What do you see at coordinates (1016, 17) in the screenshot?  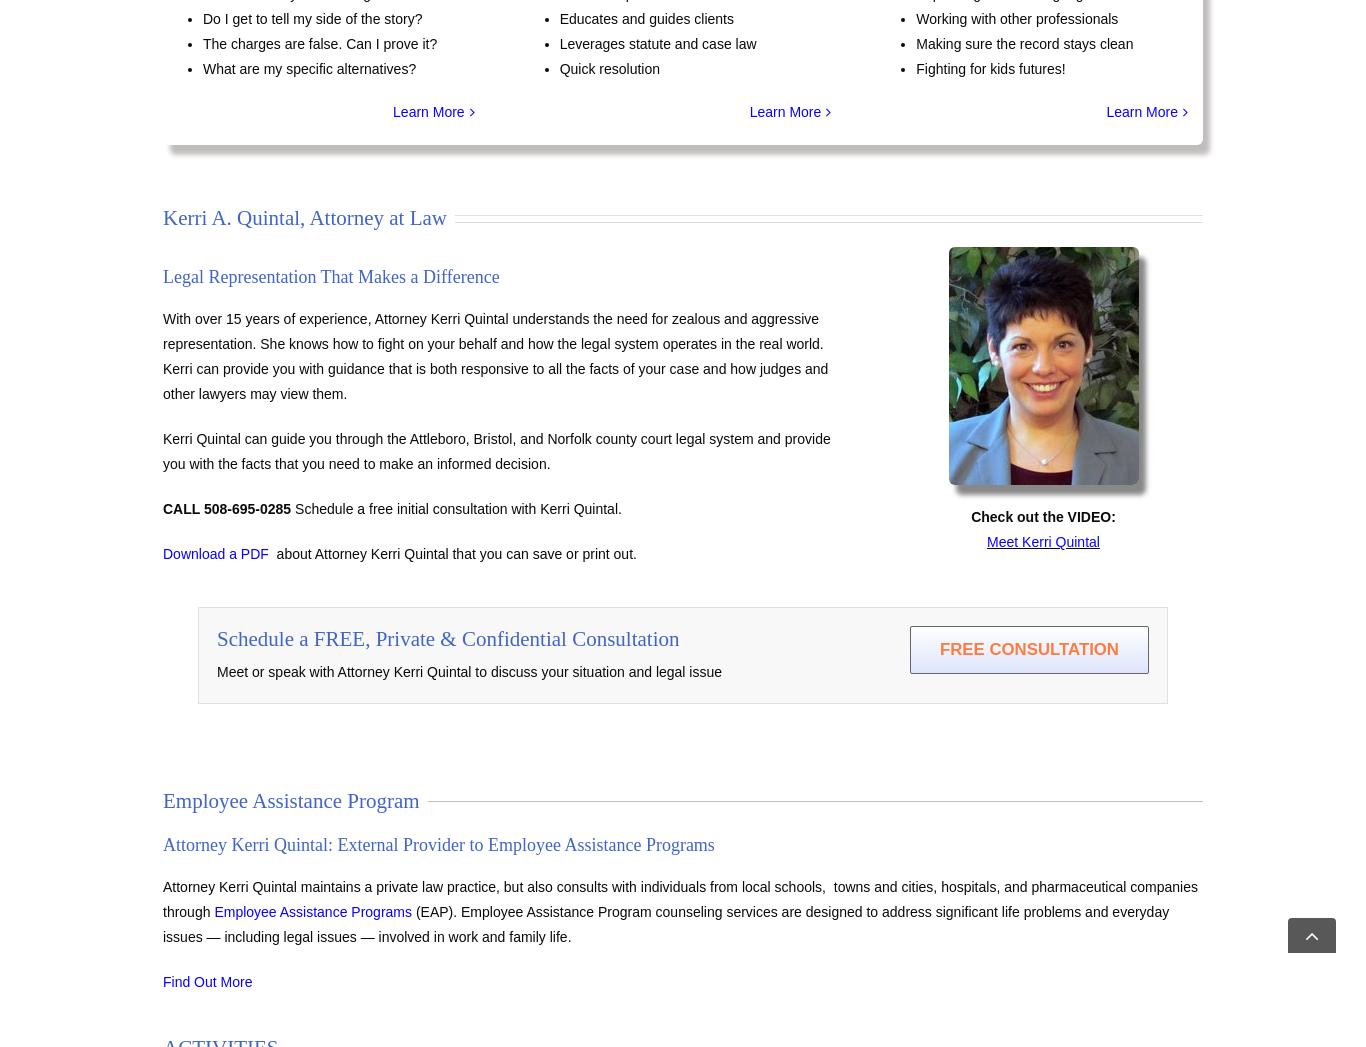 I see `'Working with other professionals'` at bounding box center [1016, 17].